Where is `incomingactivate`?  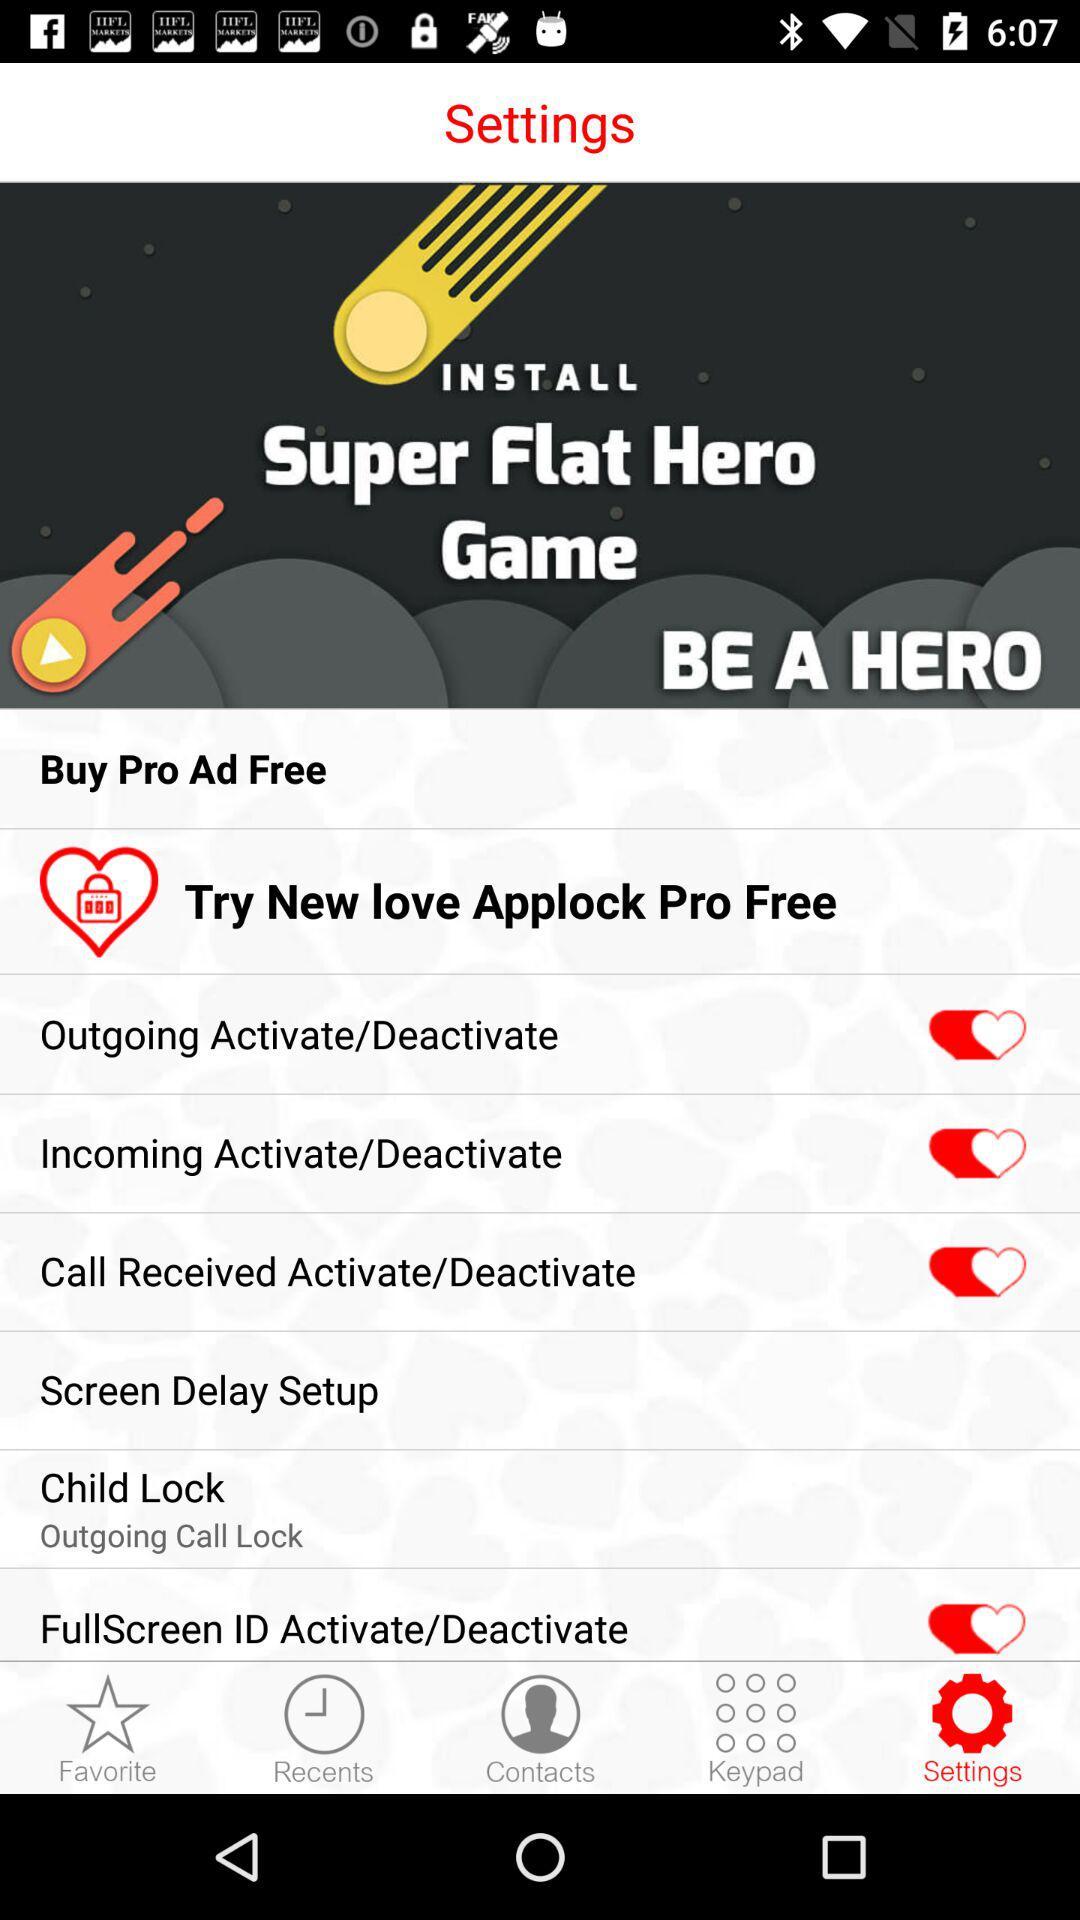 incomingactivate is located at coordinates (974, 1154).